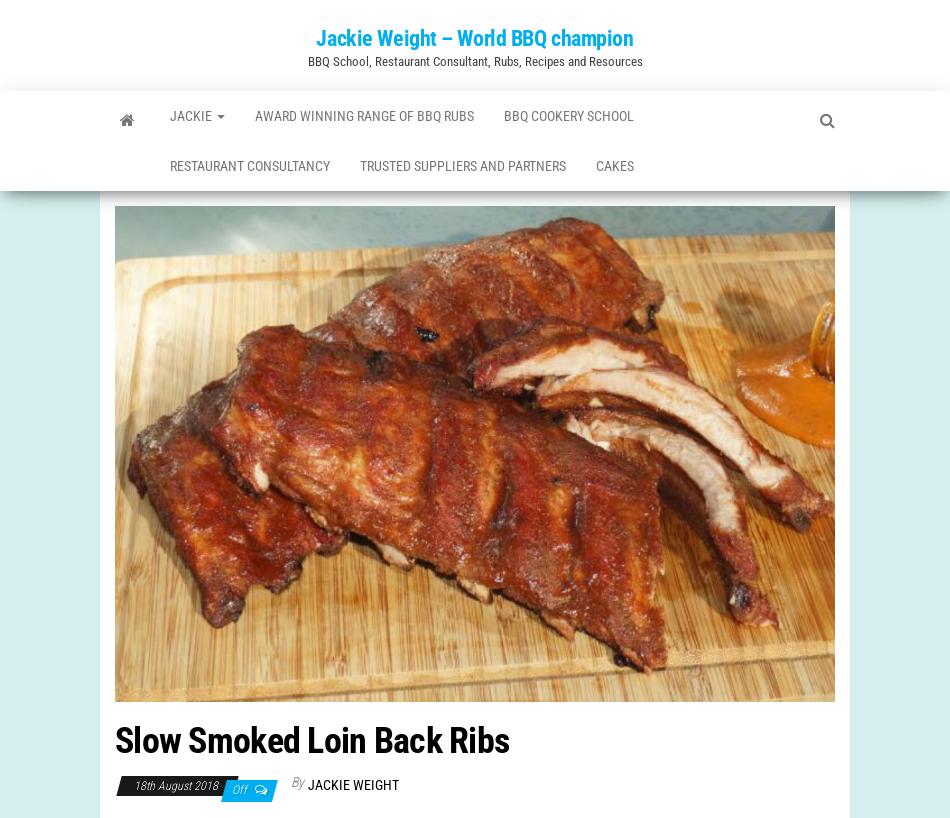 The height and width of the screenshot is (818, 950). Describe the element at coordinates (195, 119) in the screenshot. I see `'Jackie'` at that location.